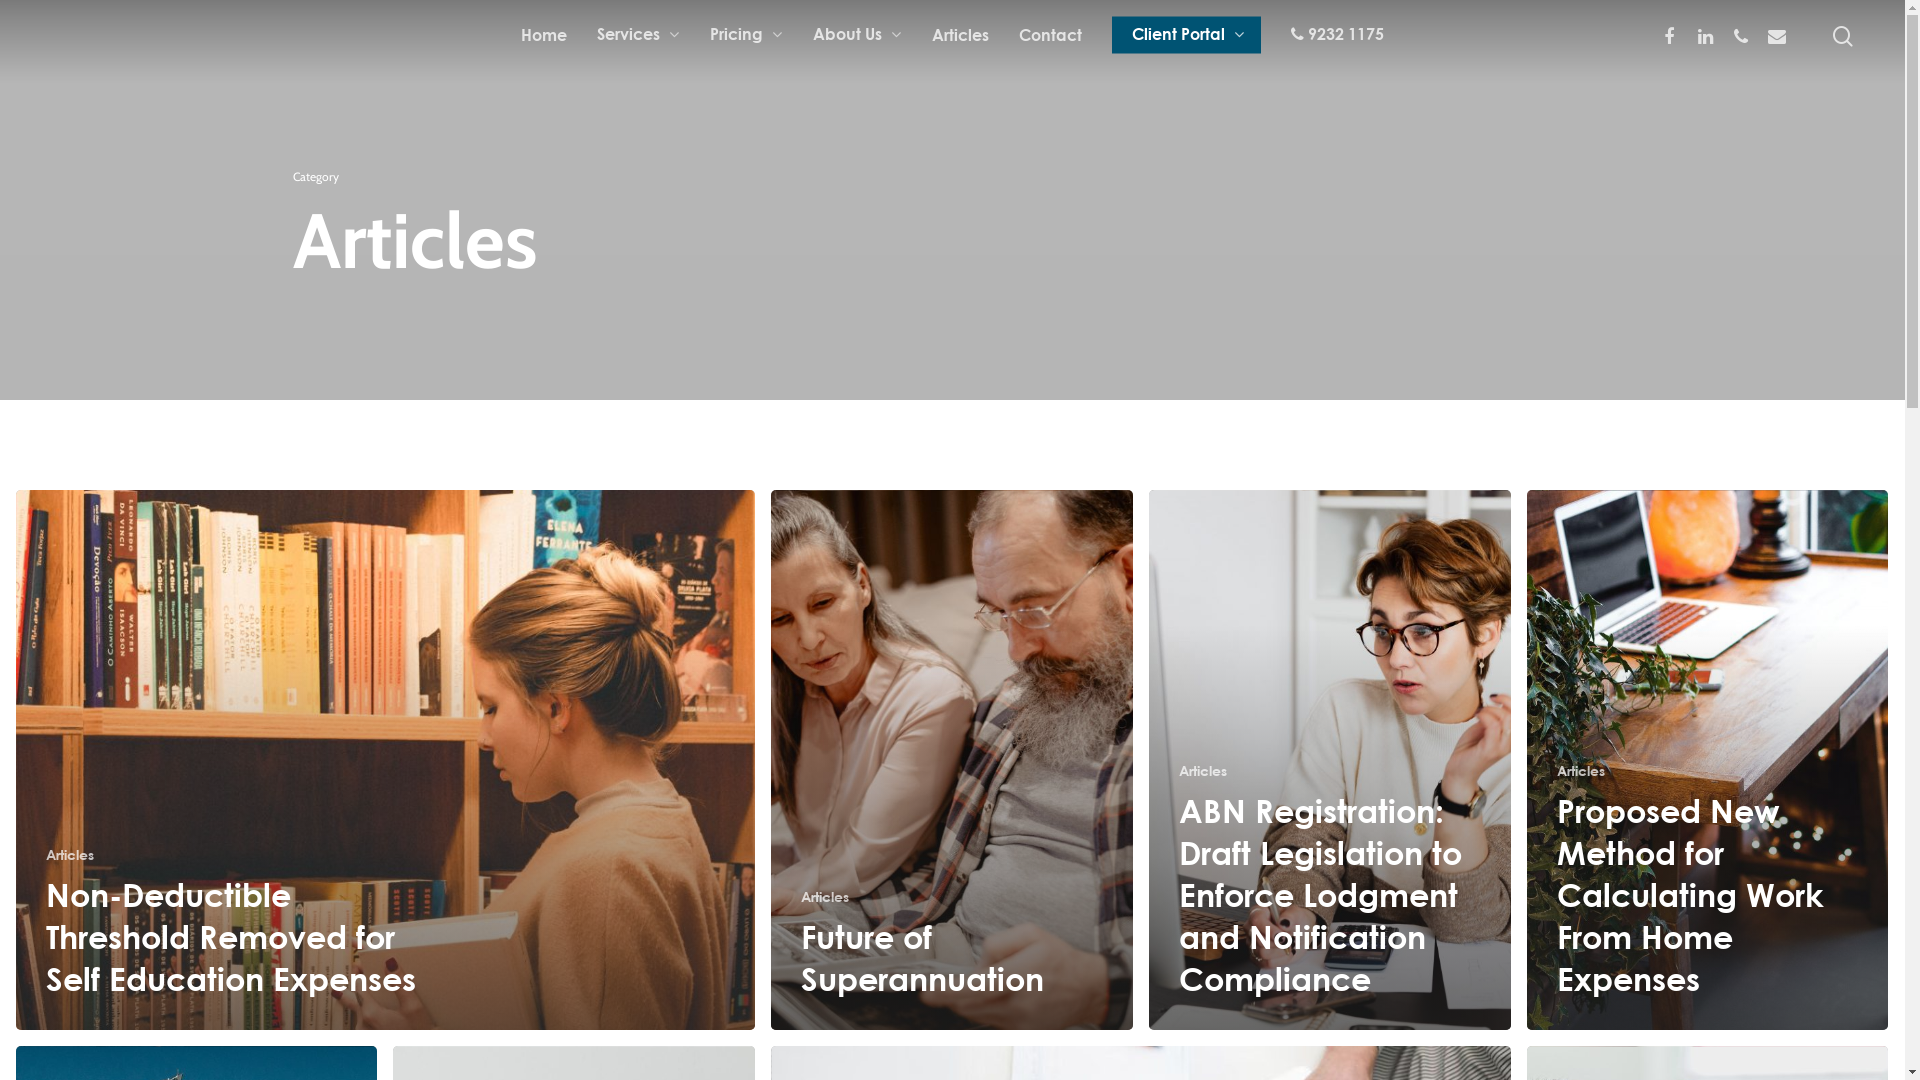 This screenshot has height=1080, width=1920. What do you see at coordinates (857, 34) in the screenshot?
I see `'About Us'` at bounding box center [857, 34].